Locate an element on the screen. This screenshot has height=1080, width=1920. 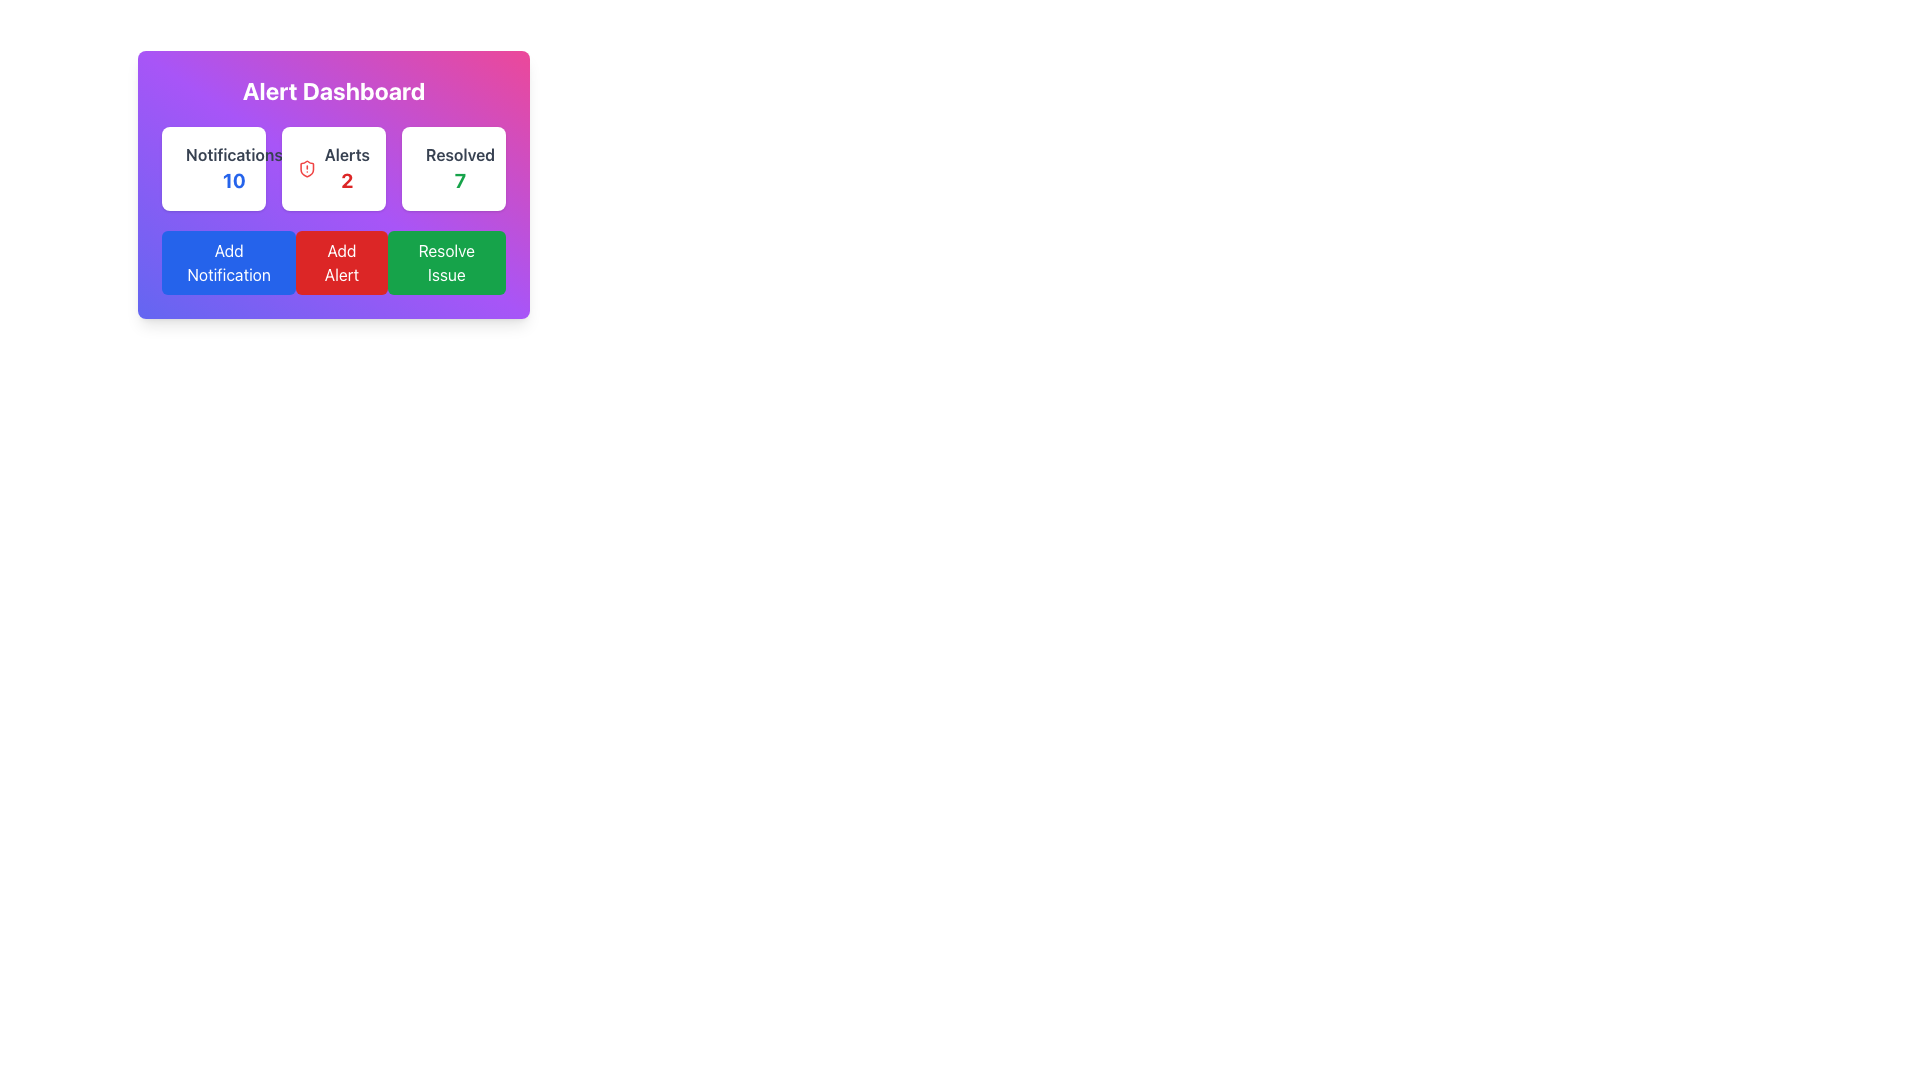
the Information card displaying the count of notifications, located at the first position in a three-column layout, to the left of the 'Alerts' and 'Resolved' cards is located at coordinates (214, 168).